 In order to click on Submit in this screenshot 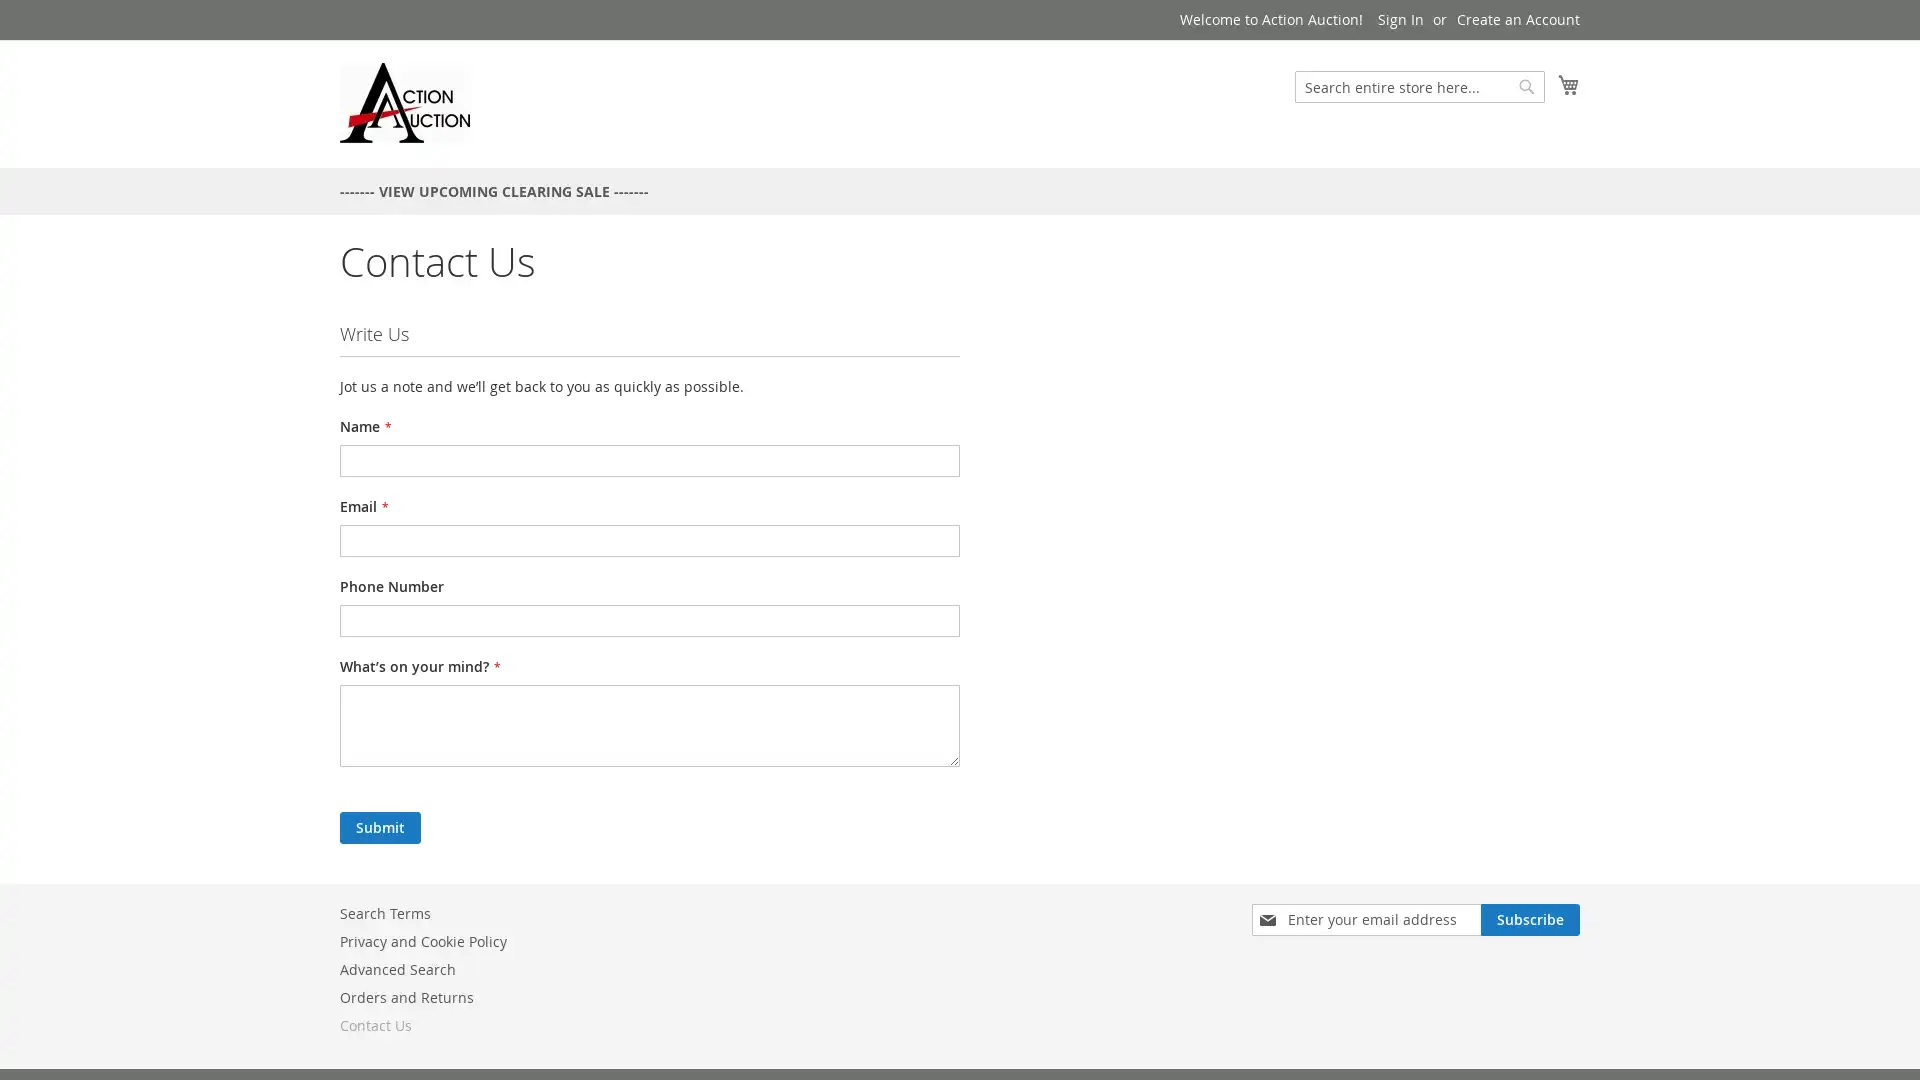, I will do `click(380, 826)`.